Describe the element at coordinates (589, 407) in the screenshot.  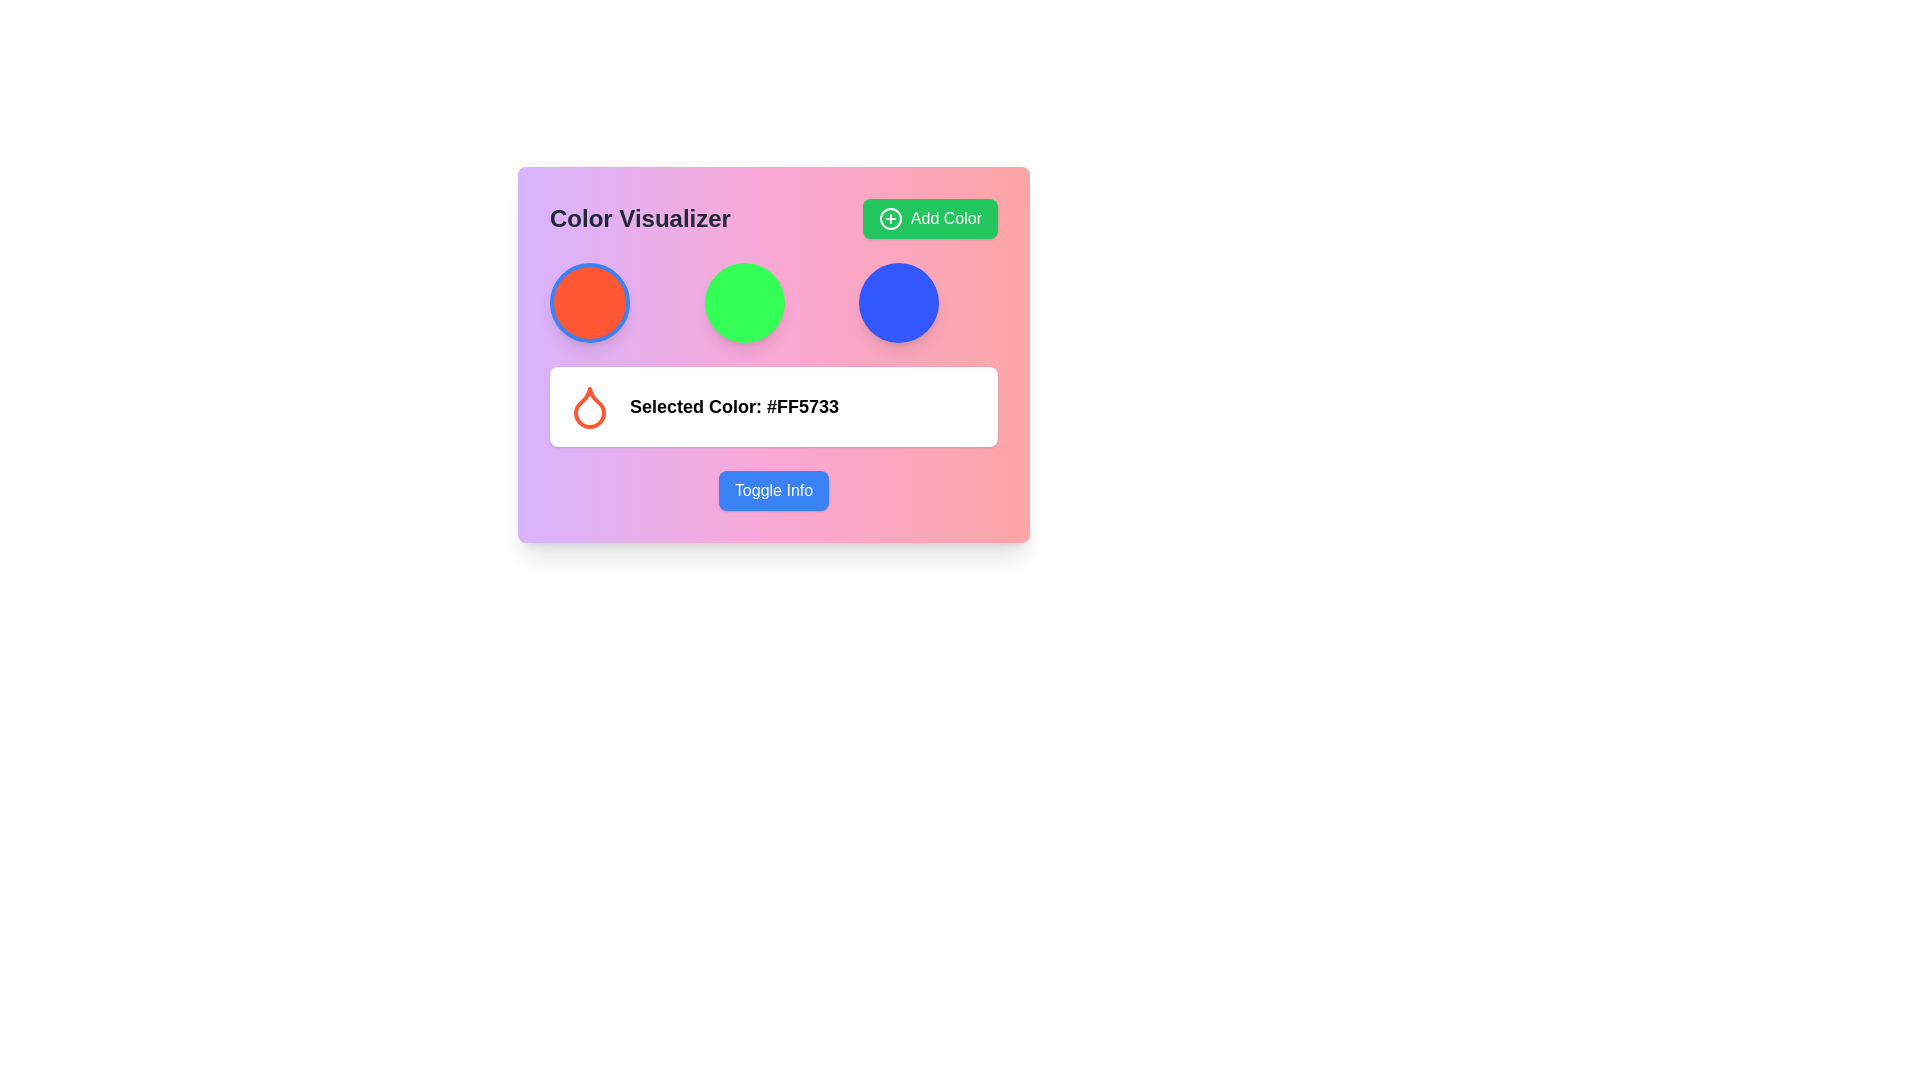
I see `the red teardrop-shaped icon located adjacent to the text 'Selected Color: #FF5733' in the lower half of the interface` at that location.